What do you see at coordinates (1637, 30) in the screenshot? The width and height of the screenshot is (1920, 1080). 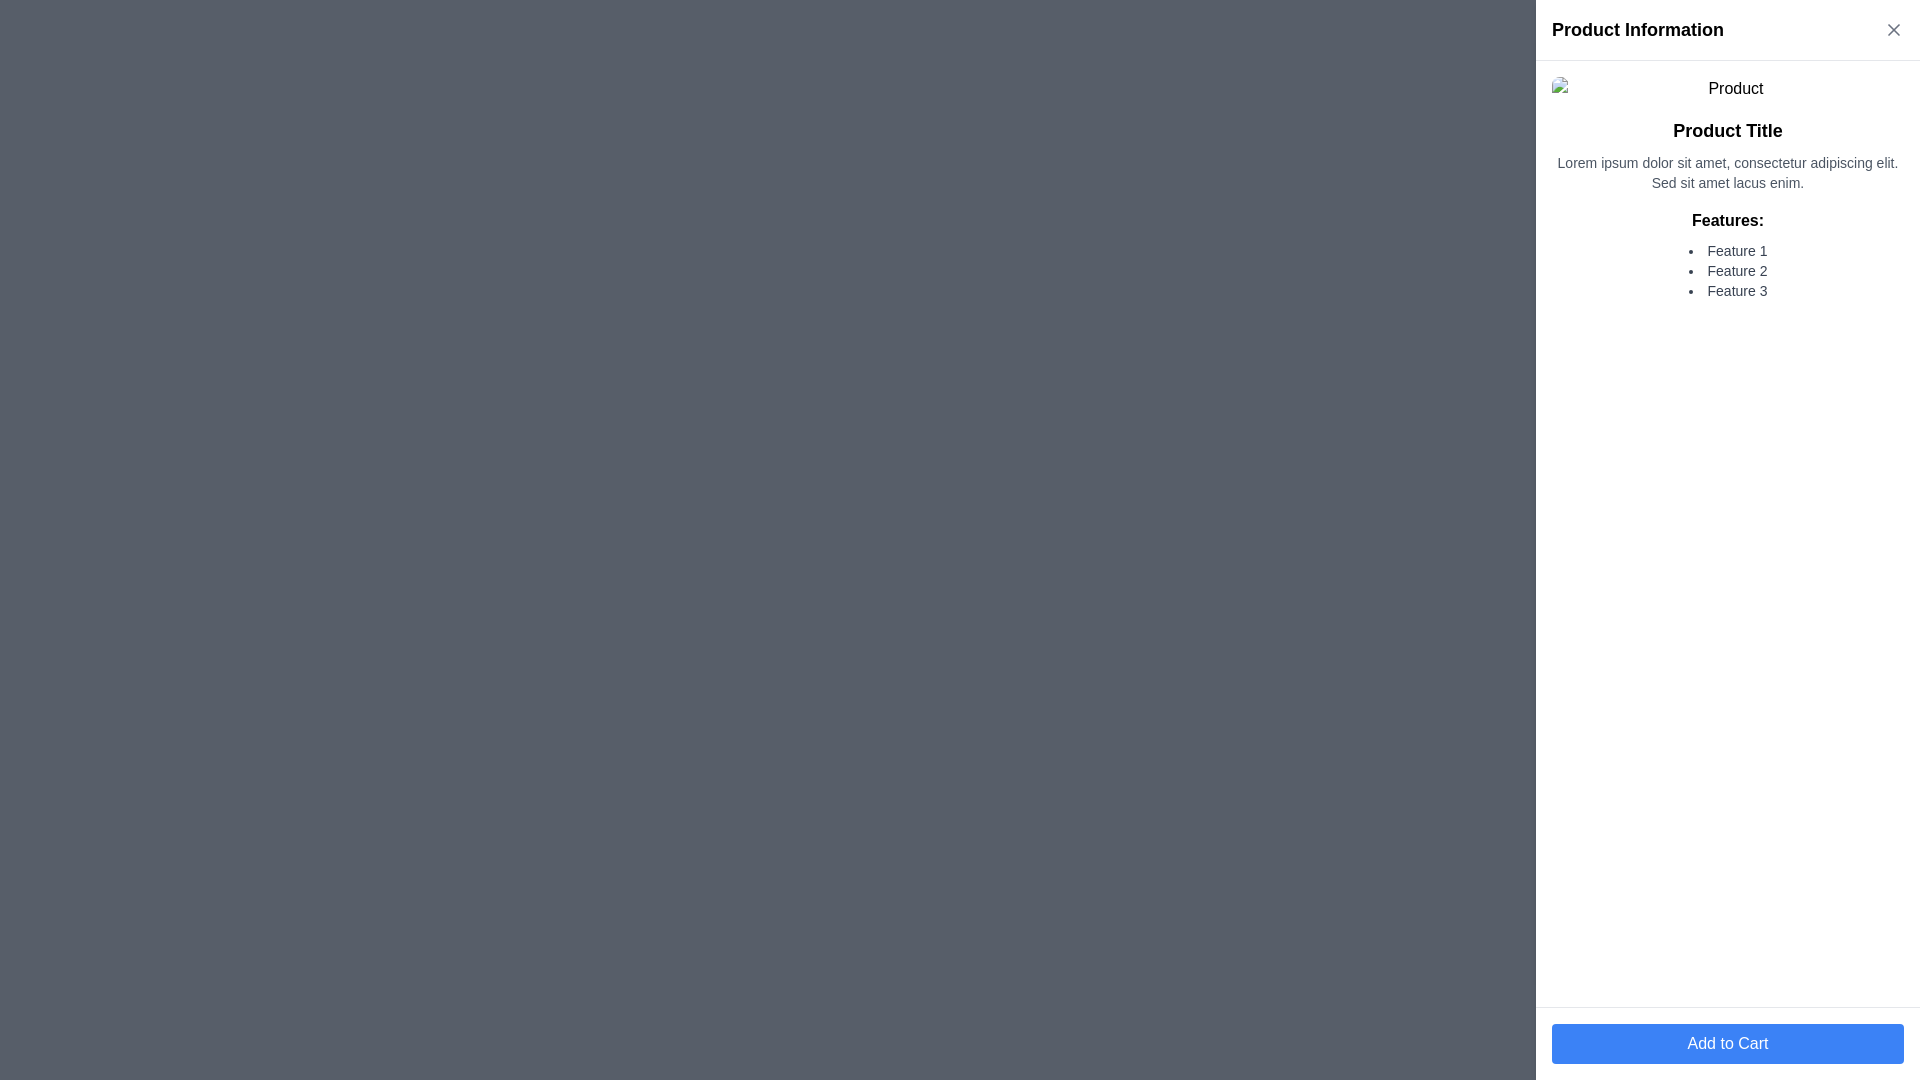 I see `the 'Product Information' header text, which is bold and prominently displayed at the top-left of the pane` at bounding box center [1637, 30].